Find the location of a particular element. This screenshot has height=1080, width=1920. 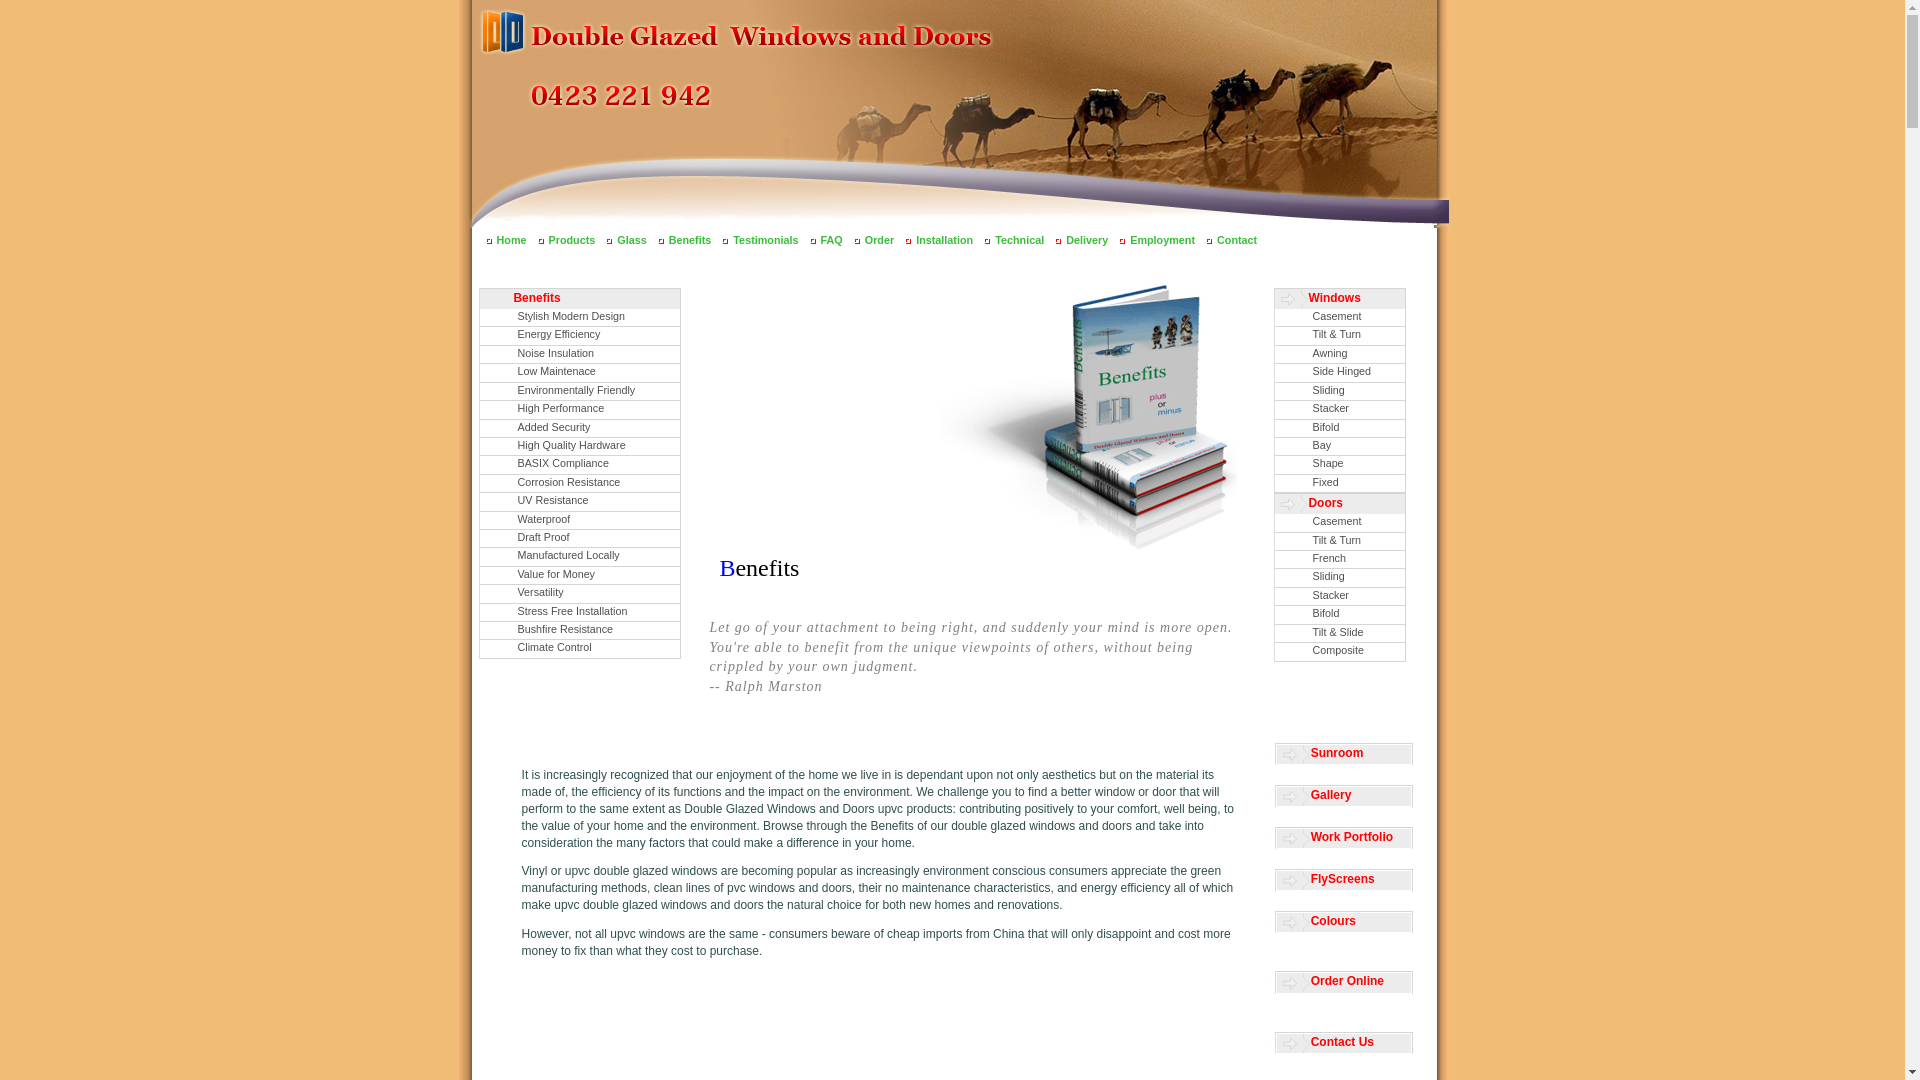

'Installation' is located at coordinates (915, 238).